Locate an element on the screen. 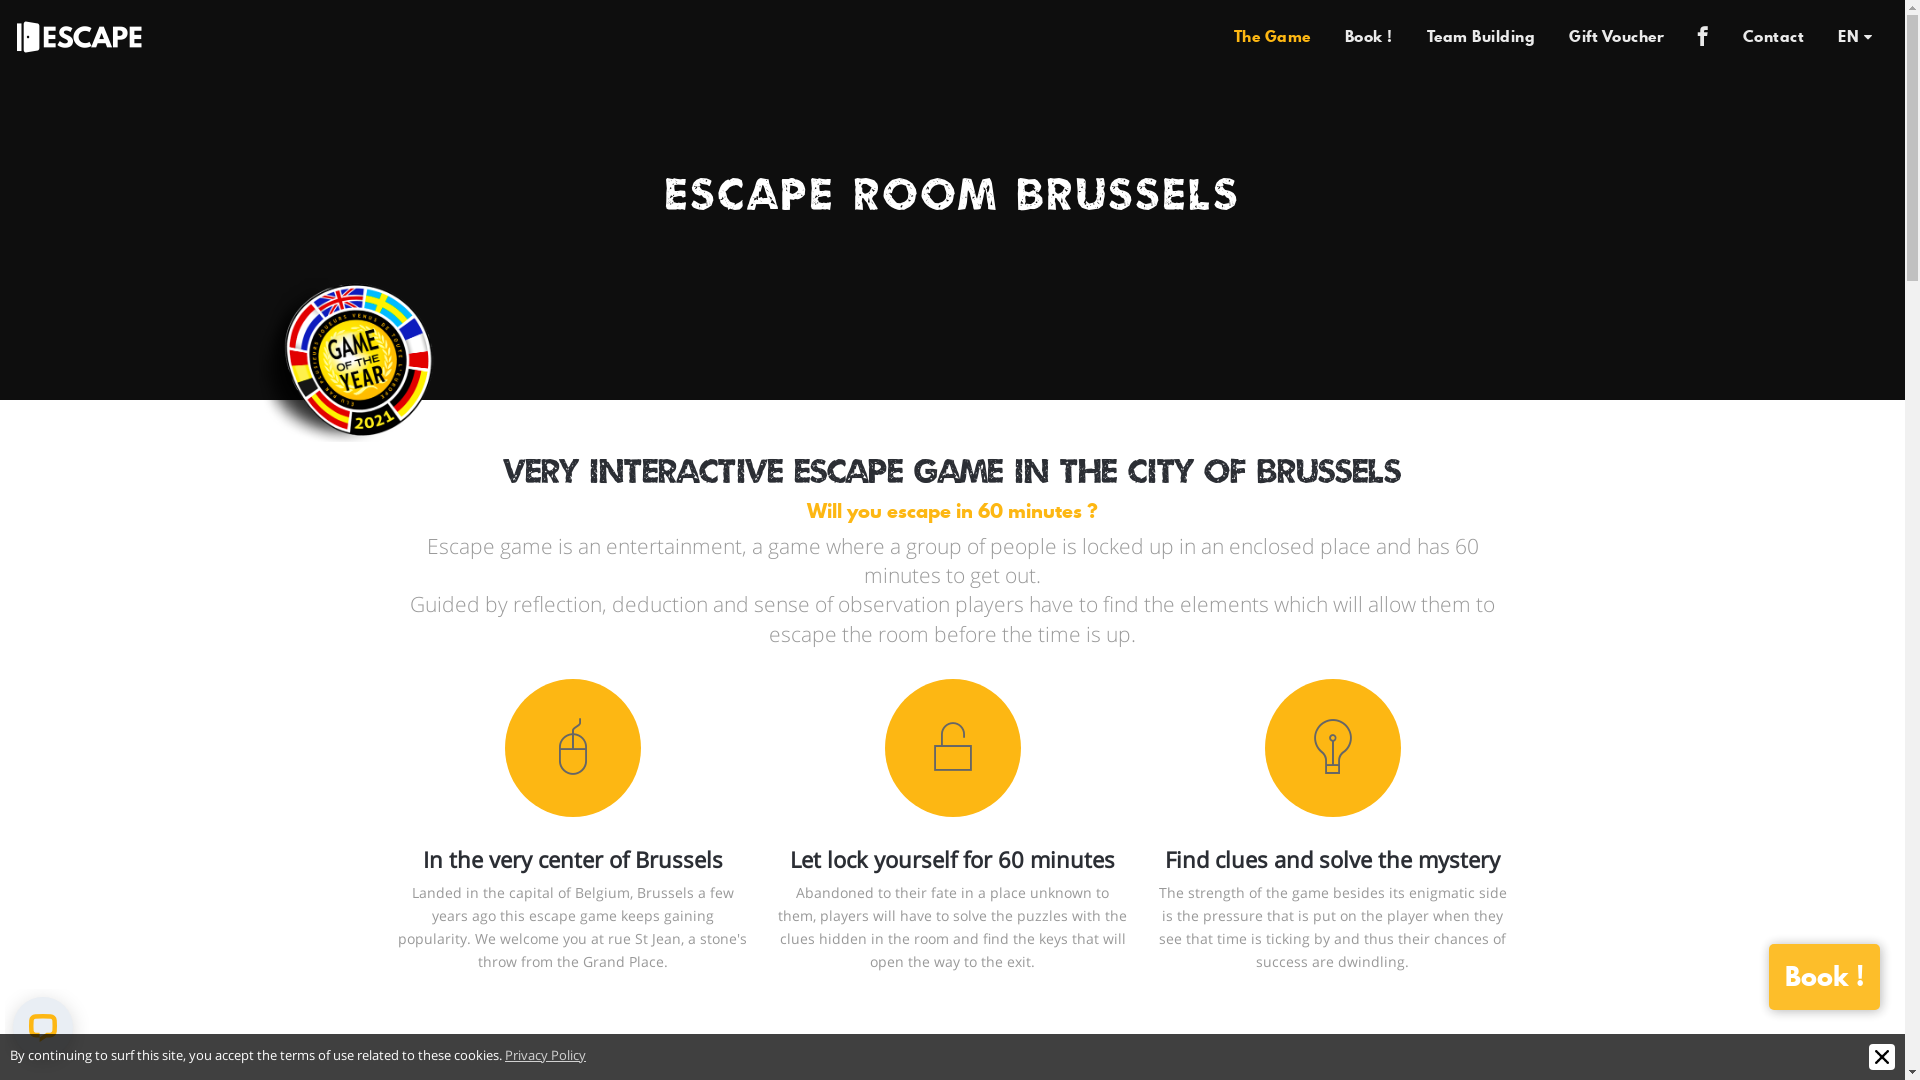 This screenshot has width=1920, height=1080. 'Privacy Policy' is located at coordinates (545, 1054).